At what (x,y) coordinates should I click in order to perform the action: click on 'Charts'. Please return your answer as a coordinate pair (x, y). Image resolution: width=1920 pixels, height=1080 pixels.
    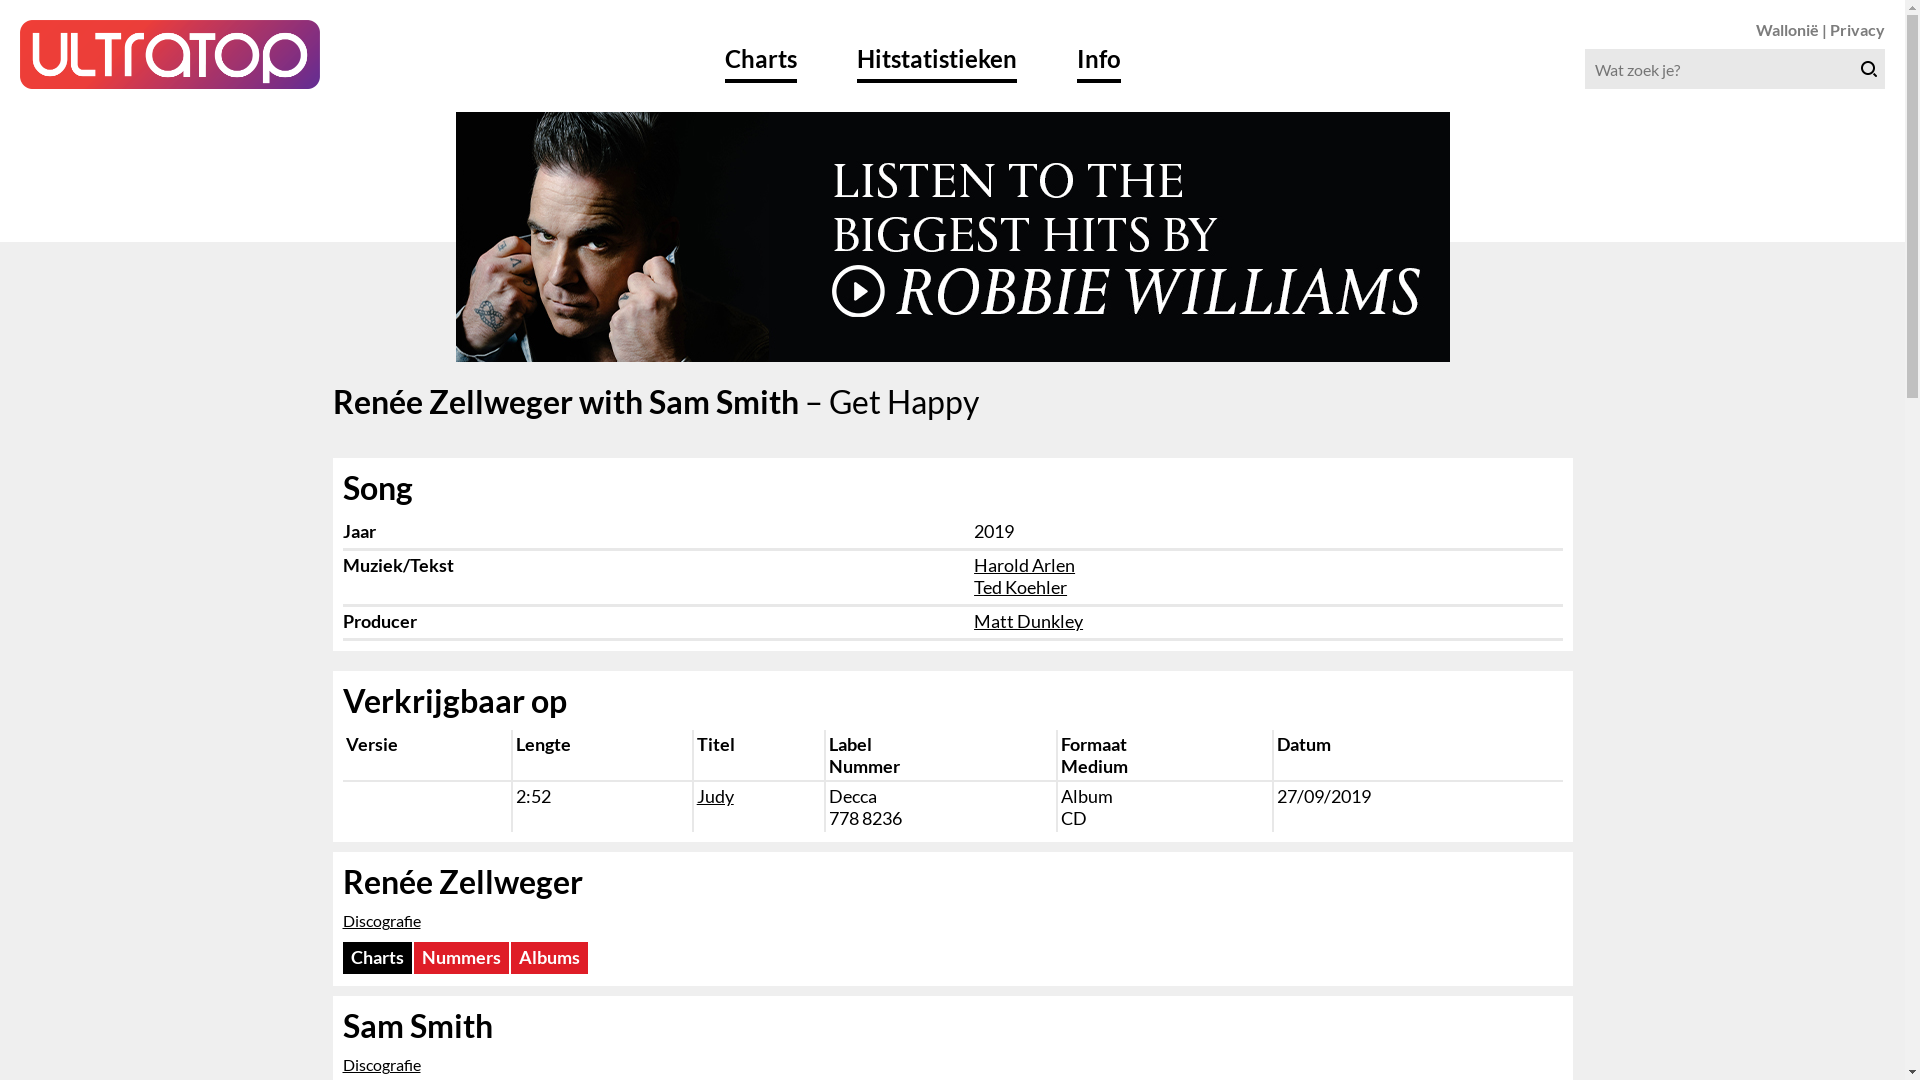
    Looking at the image, I should click on (341, 956).